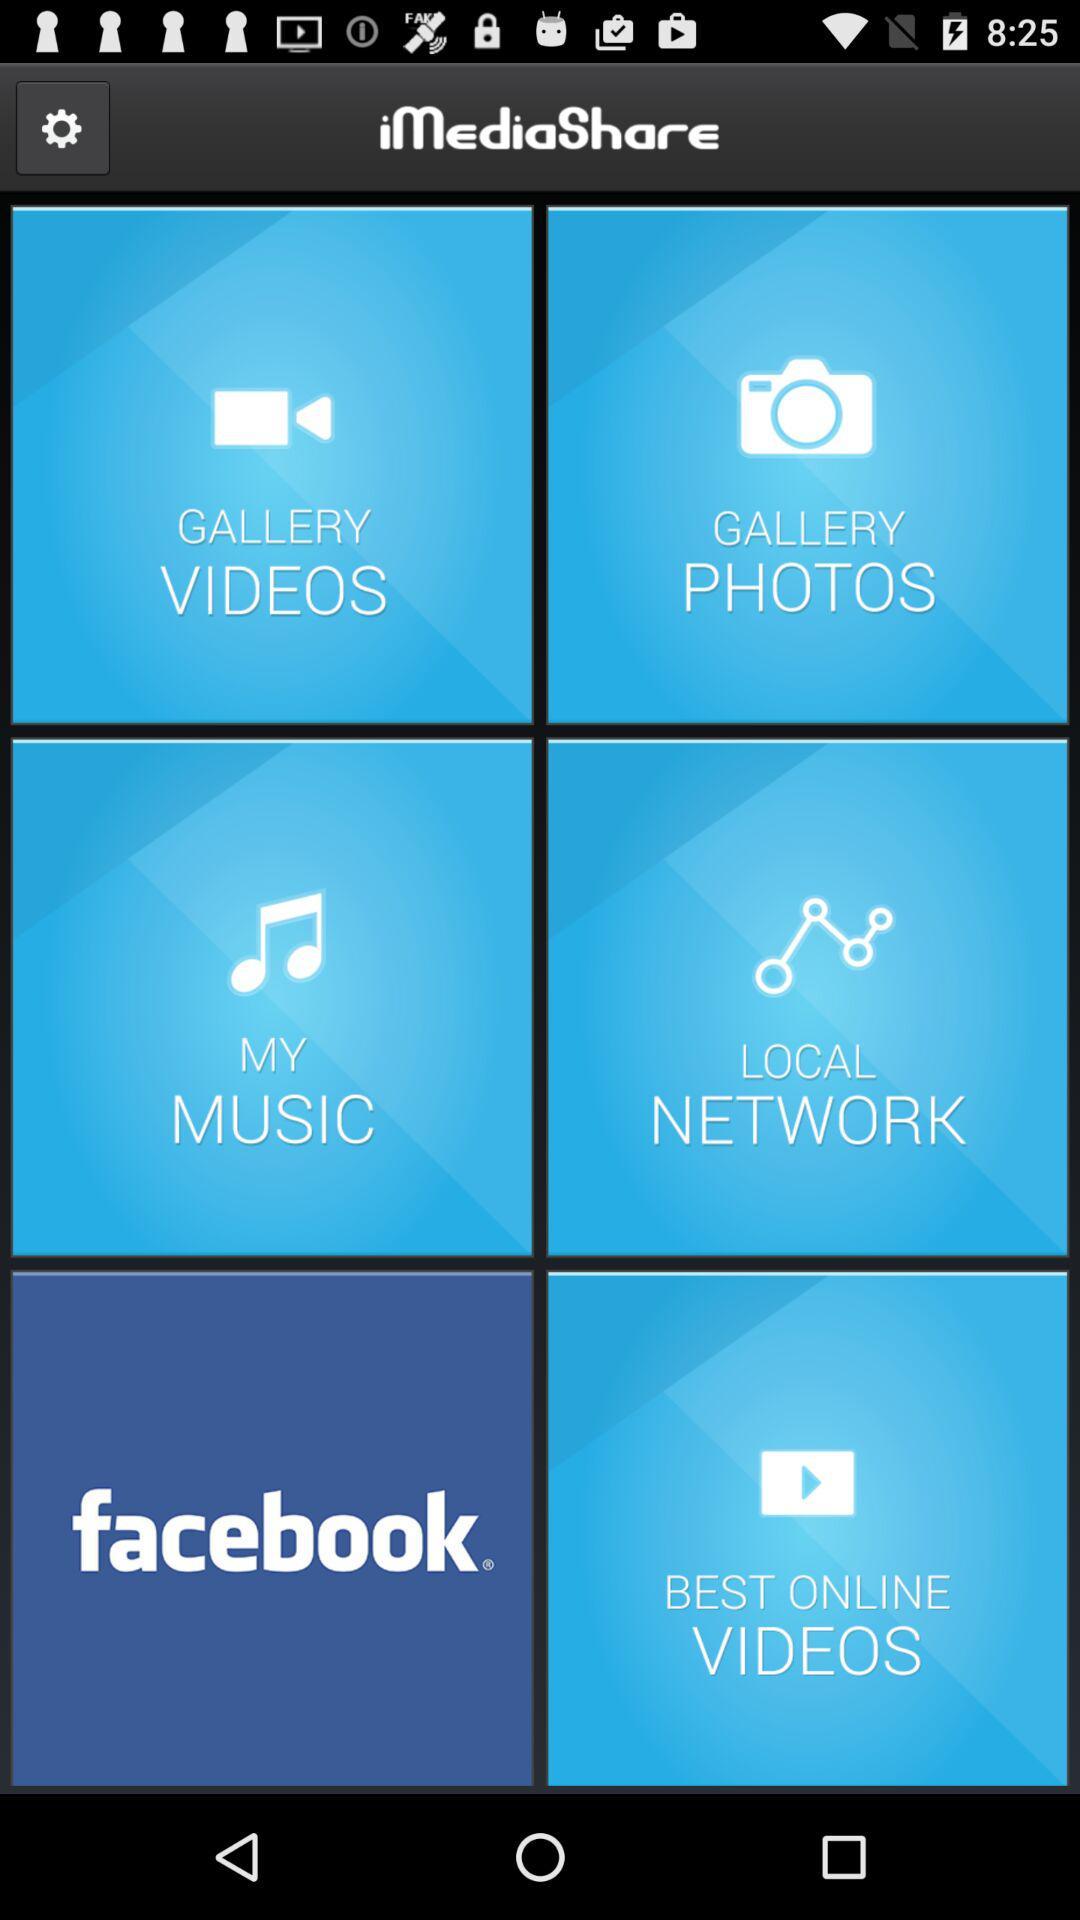 The width and height of the screenshot is (1080, 1920). I want to click on open facebook, so click(272, 1525).